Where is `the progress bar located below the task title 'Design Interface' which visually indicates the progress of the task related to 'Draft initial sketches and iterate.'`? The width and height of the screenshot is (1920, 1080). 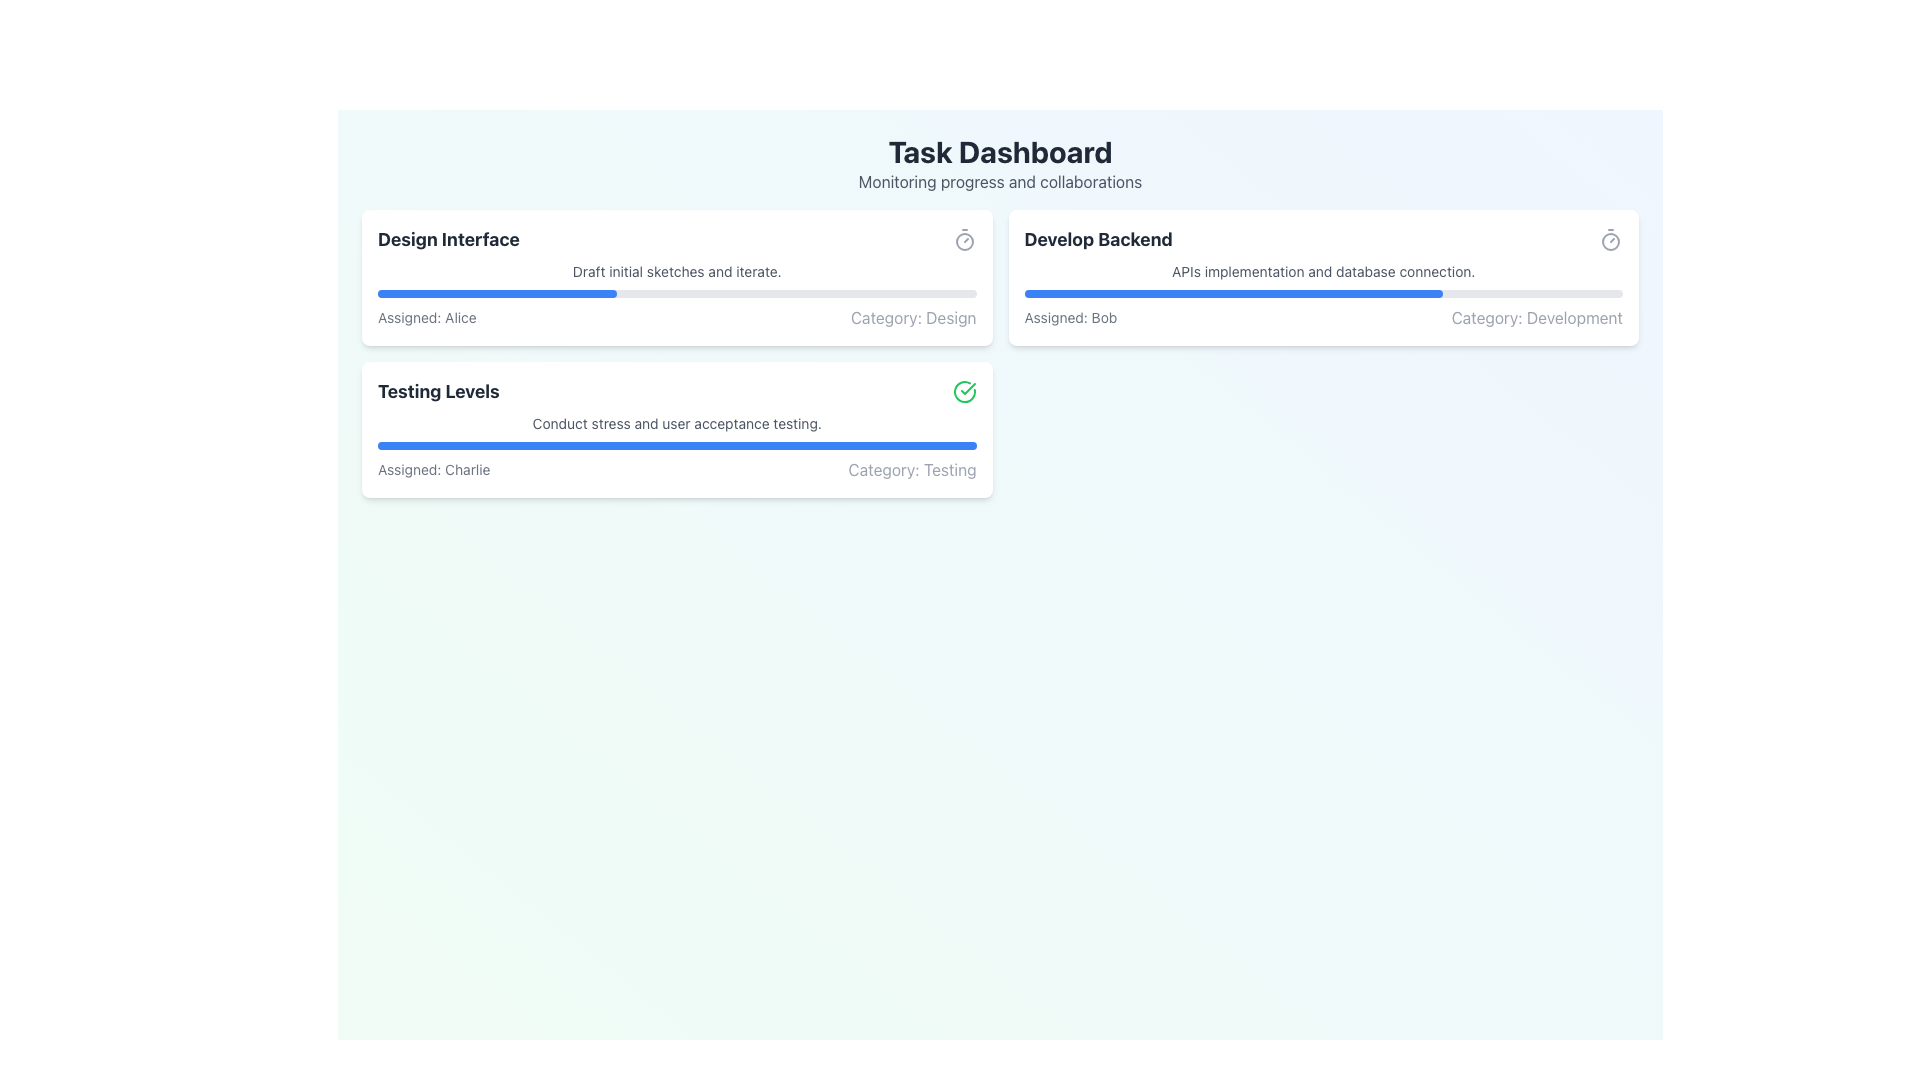
the progress bar located below the task title 'Design Interface' which visually indicates the progress of the task related to 'Draft initial sketches and iterate.' is located at coordinates (677, 293).